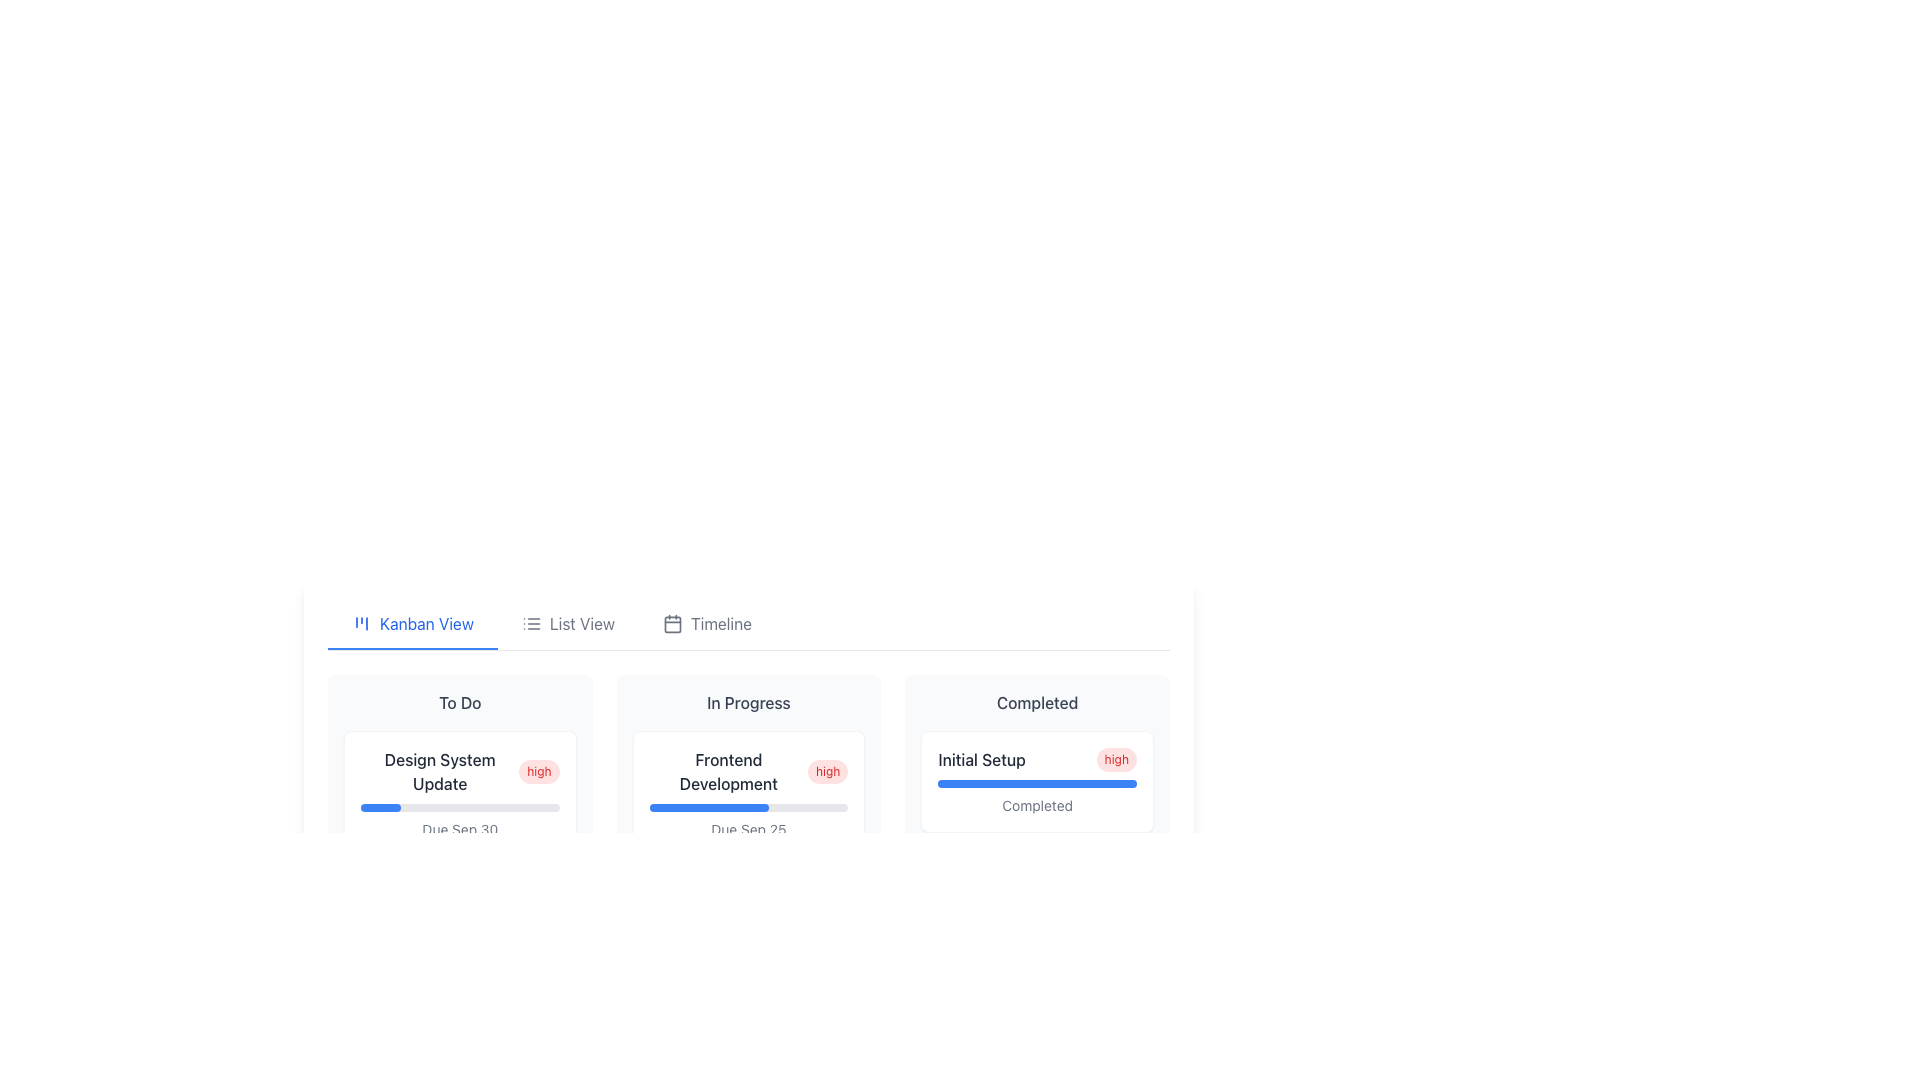  I want to click on the first Task card in the 'To Do' section, so click(459, 793).